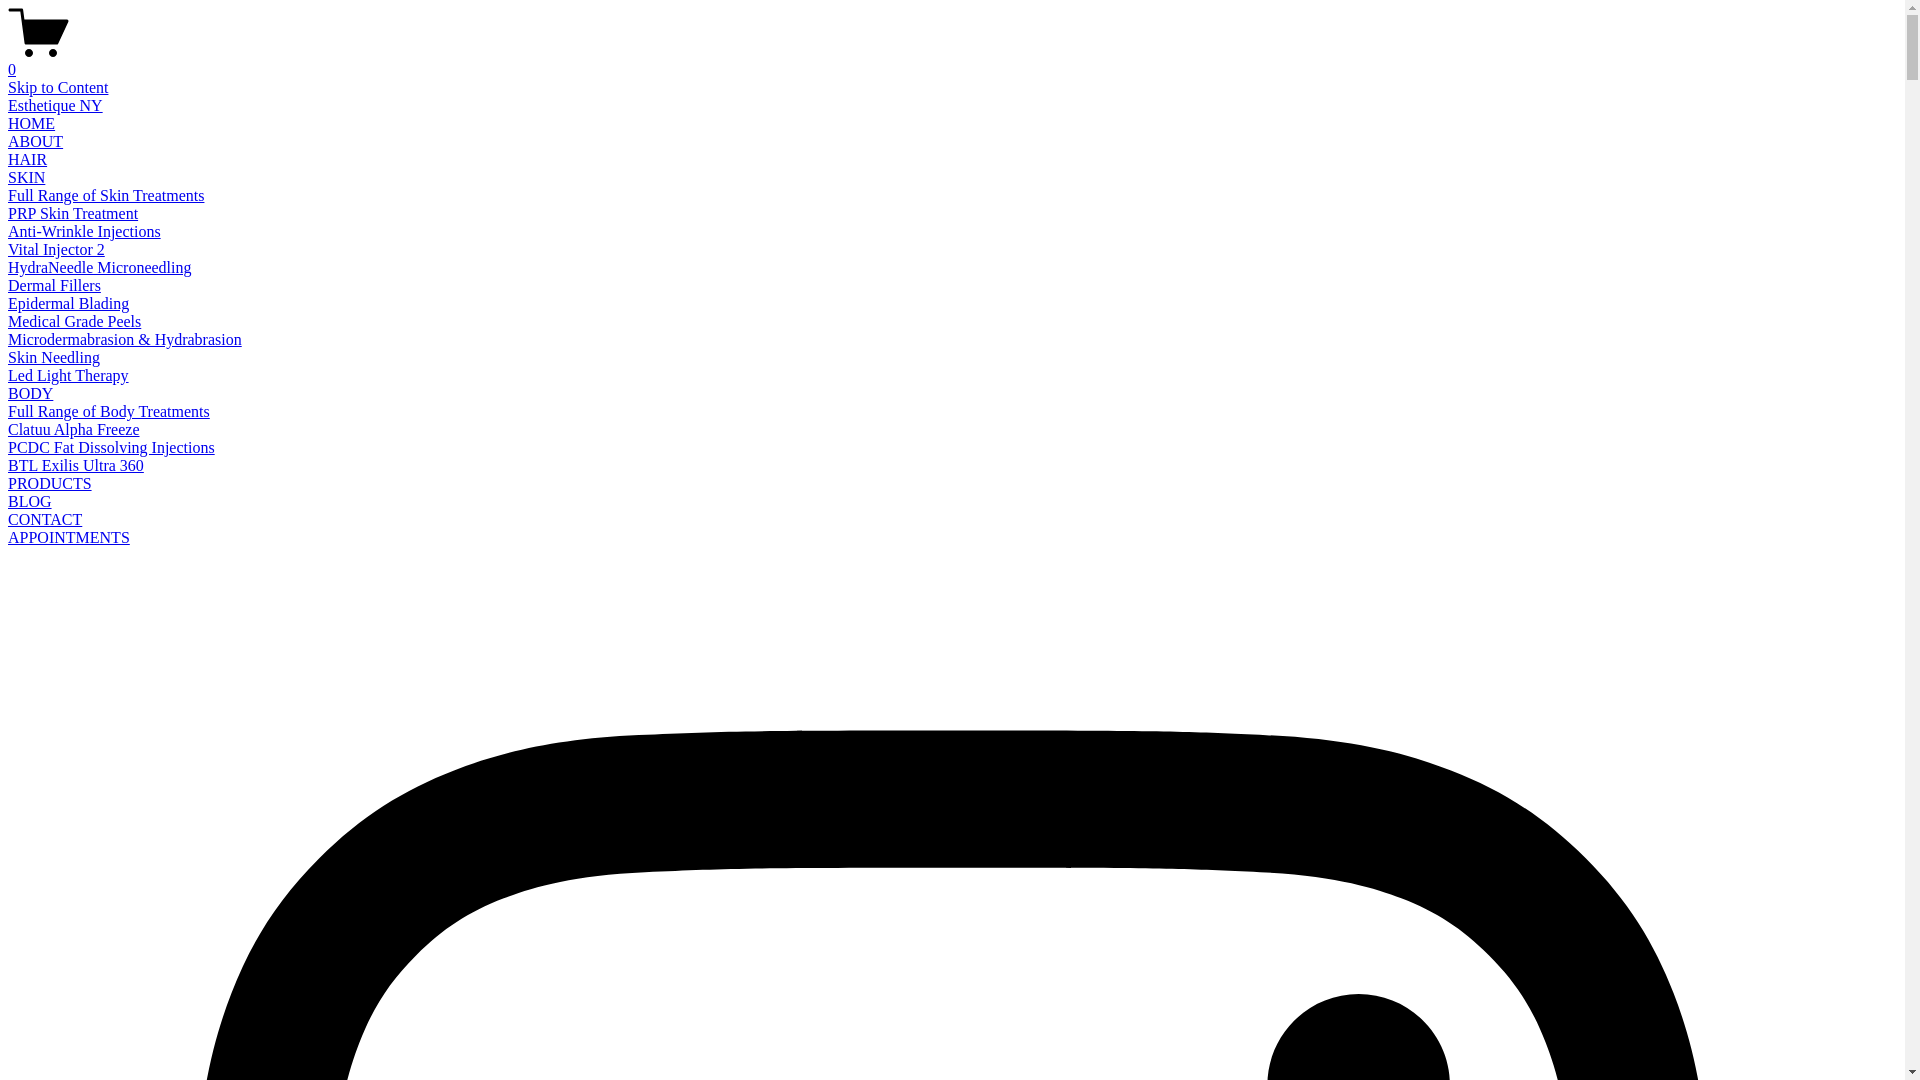  What do you see at coordinates (951, 60) in the screenshot?
I see `'0'` at bounding box center [951, 60].